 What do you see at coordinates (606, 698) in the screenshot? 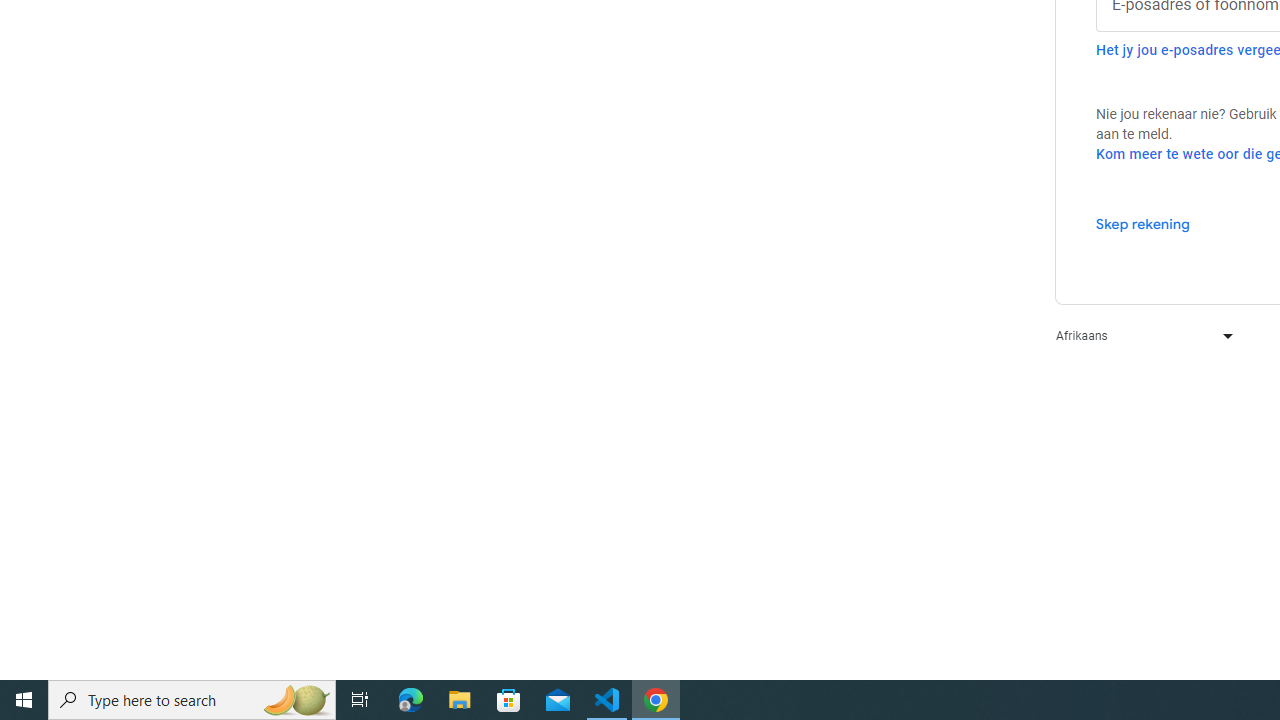
I see `'Visual Studio Code - 1 running window'` at bounding box center [606, 698].